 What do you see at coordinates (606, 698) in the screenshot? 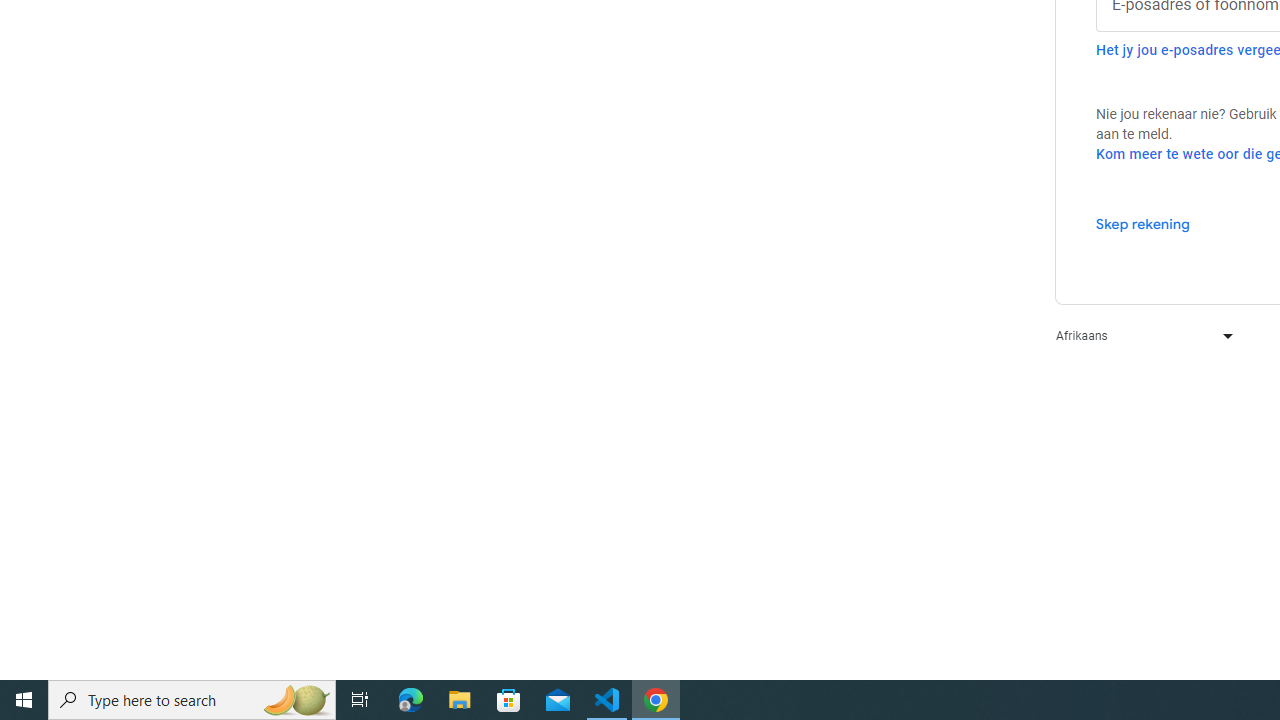
I see `'Visual Studio Code - 1 running window'` at bounding box center [606, 698].